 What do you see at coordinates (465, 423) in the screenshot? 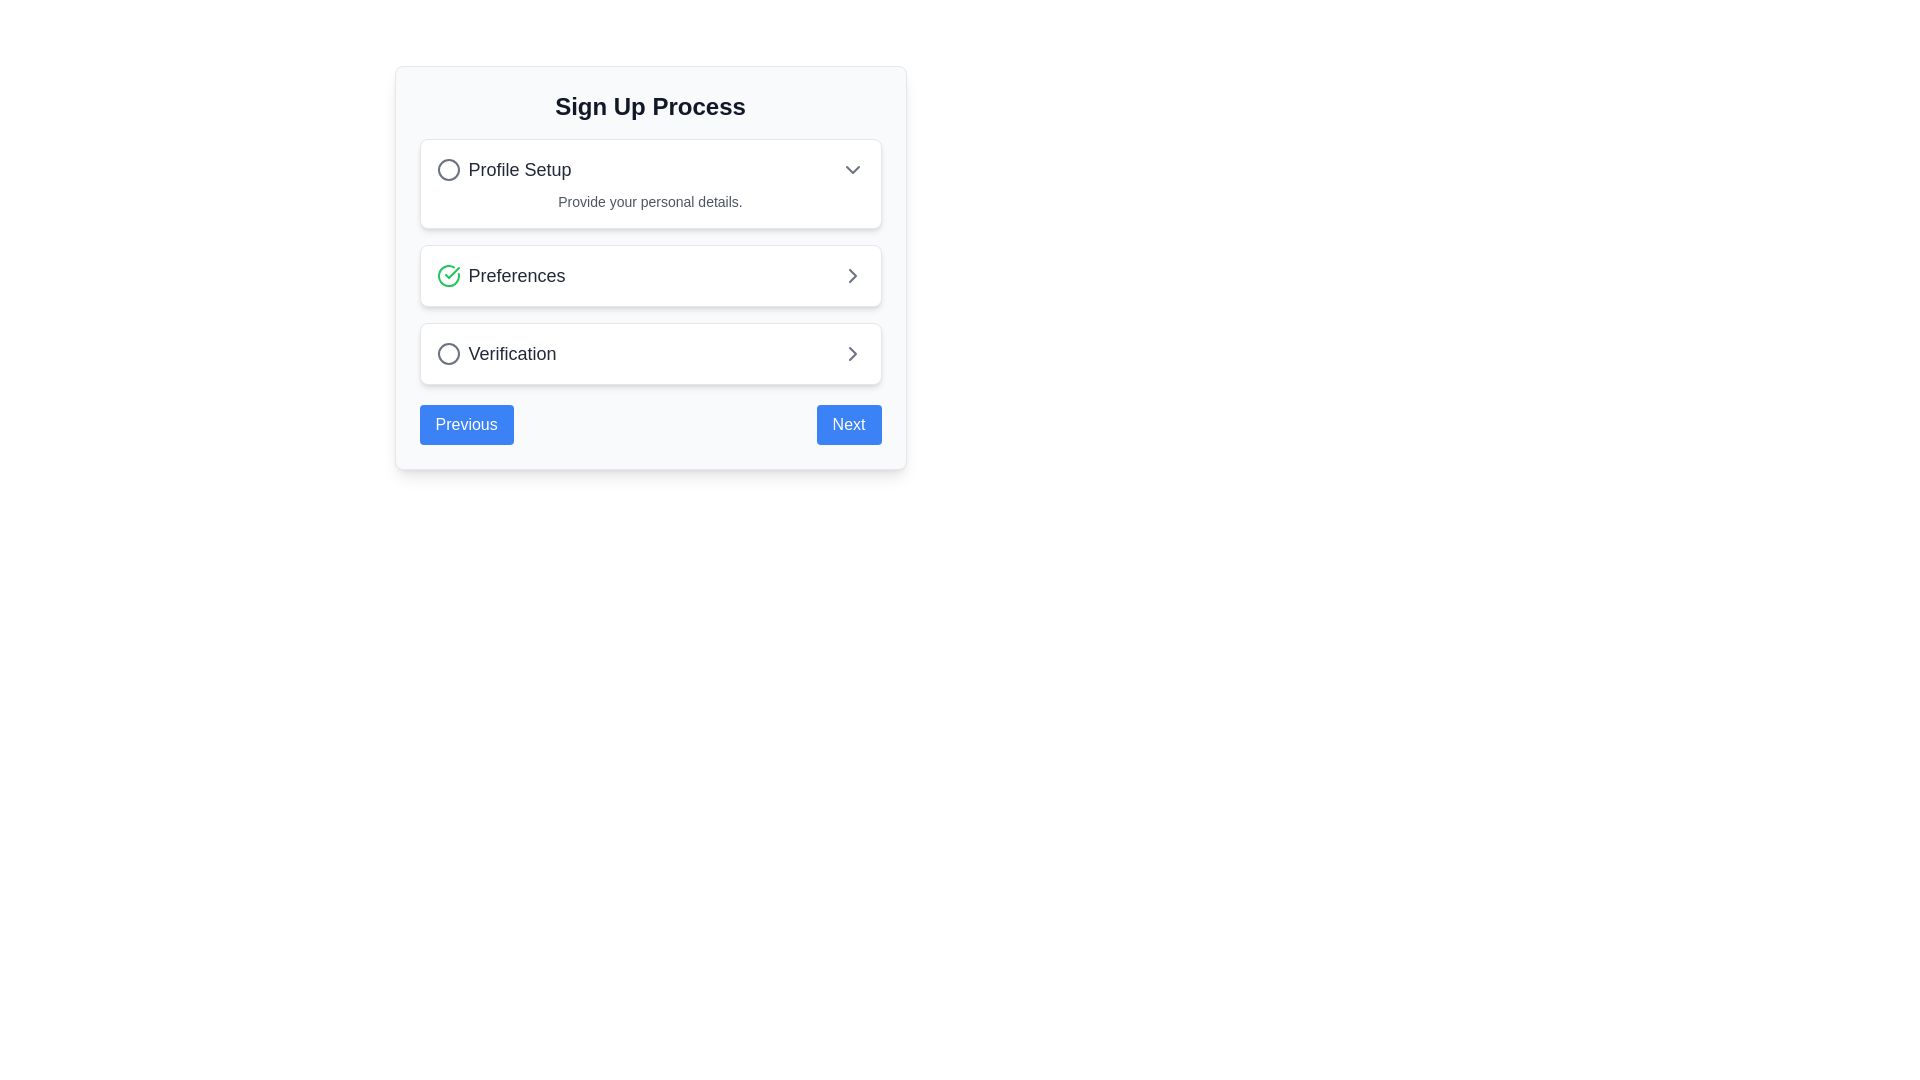
I see `the 'Previous' button located at the bottom-left corner of the 'Sign Up Process' card` at bounding box center [465, 423].